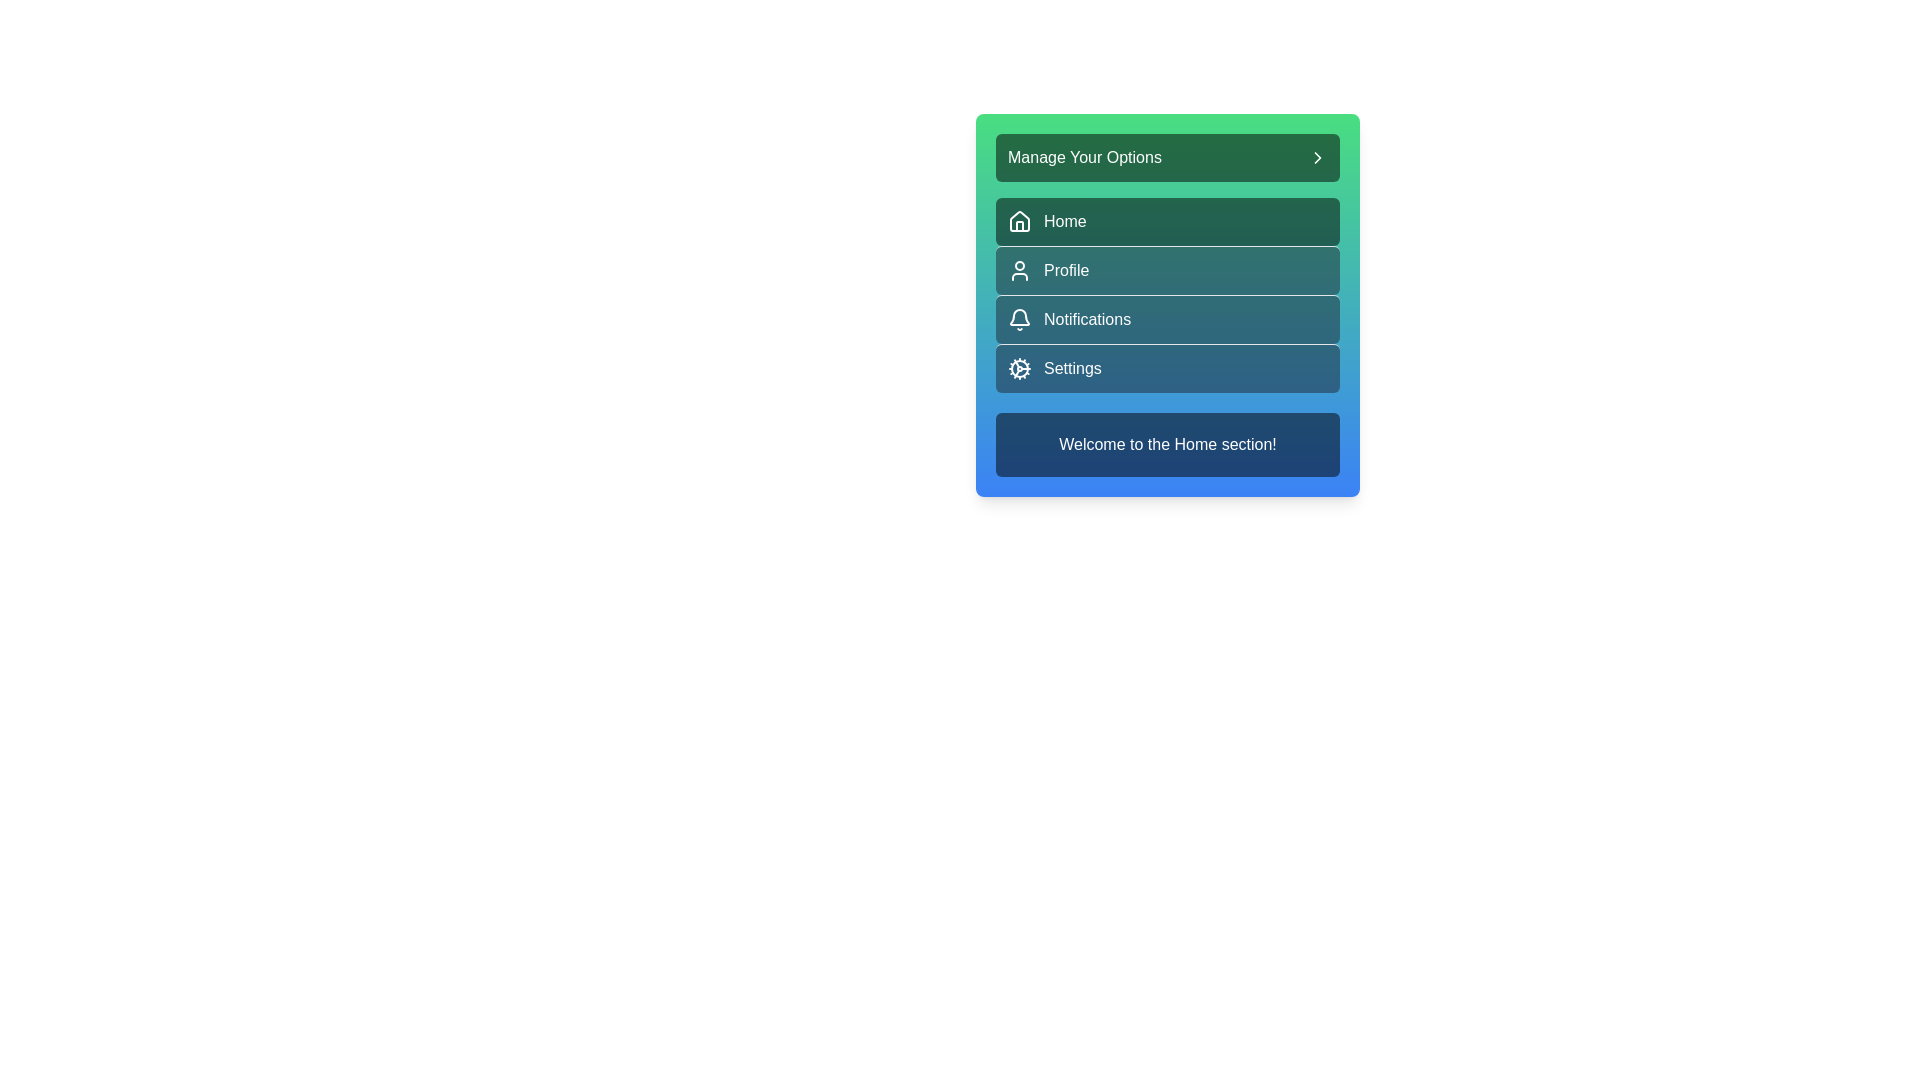 Image resolution: width=1920 pixels, height=1080 pixels. Describe the element at coordinates (1167, 367) in the screenshot. I see `the 'Settings' button, which is the fourth item in the vertical list of menu options` at that location.